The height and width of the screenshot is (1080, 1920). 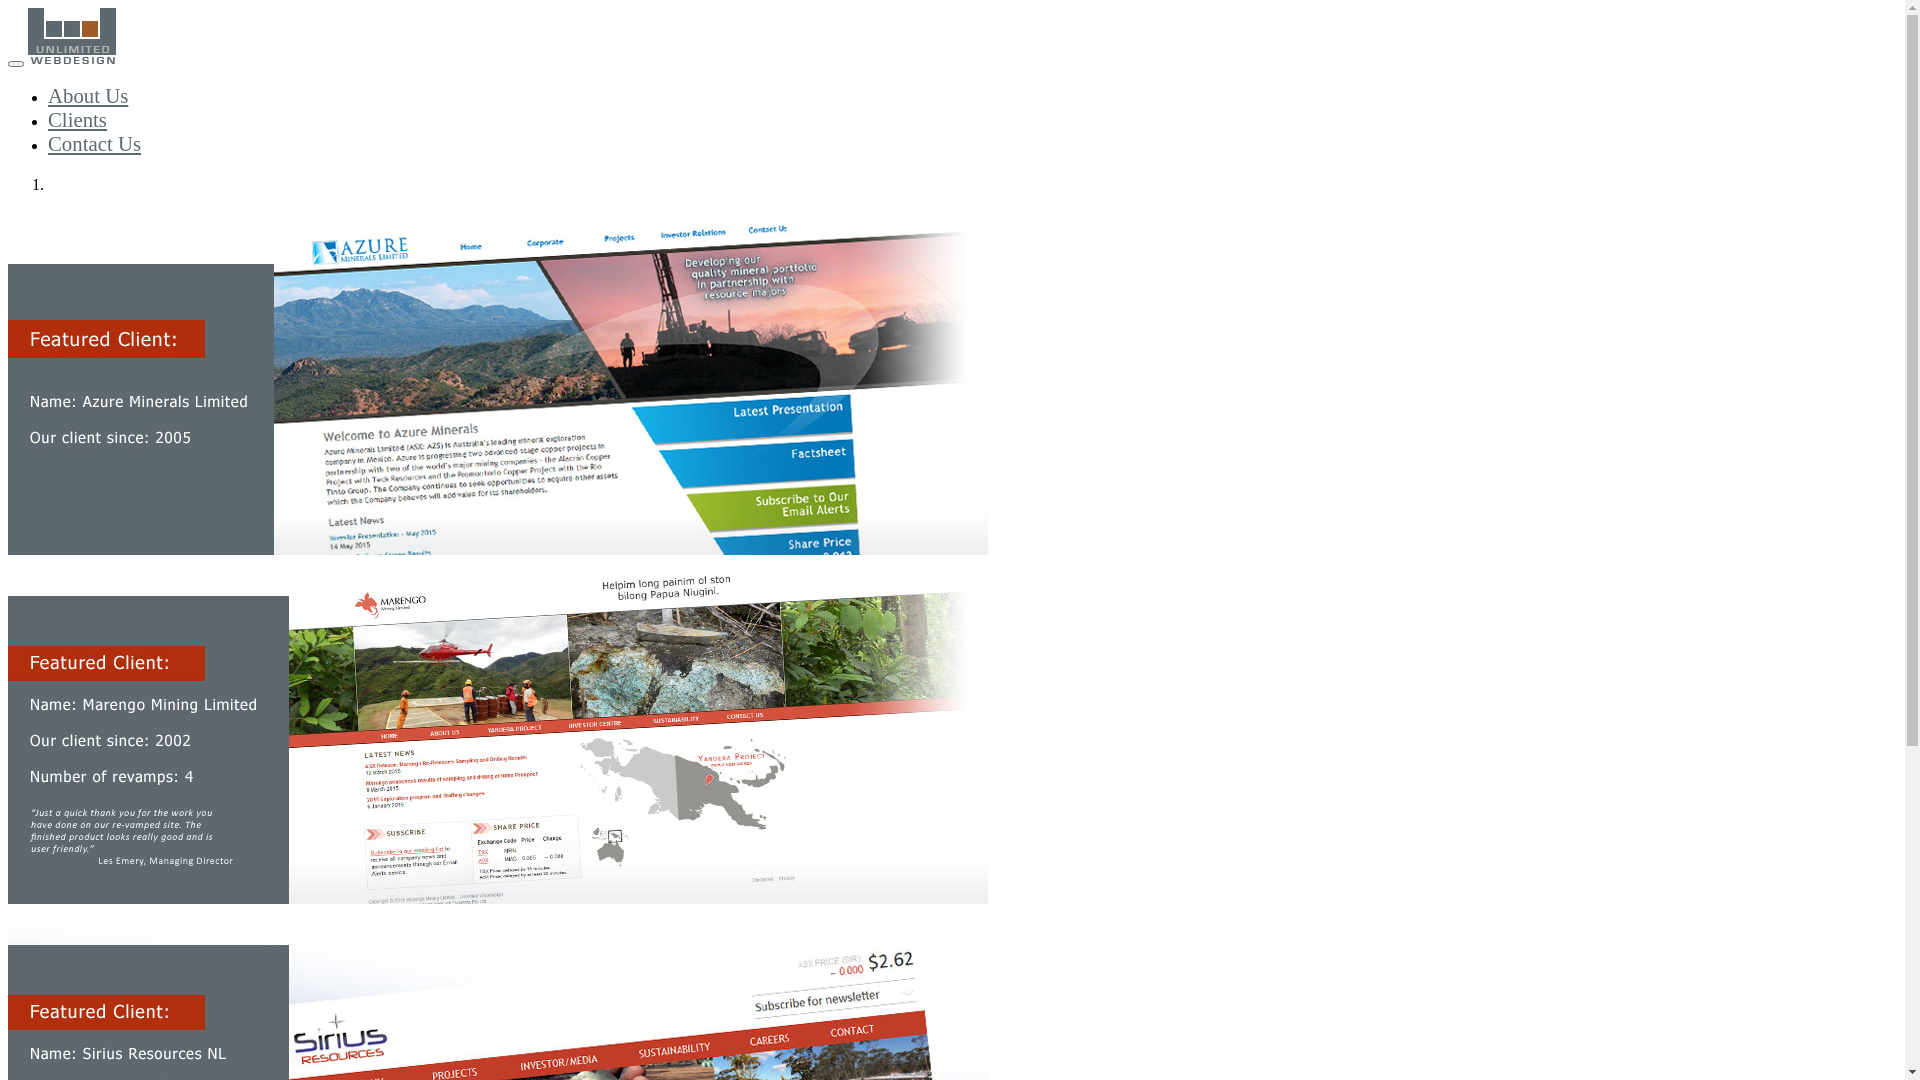 I want to click on 'About Us', so click(x=86, y=95).